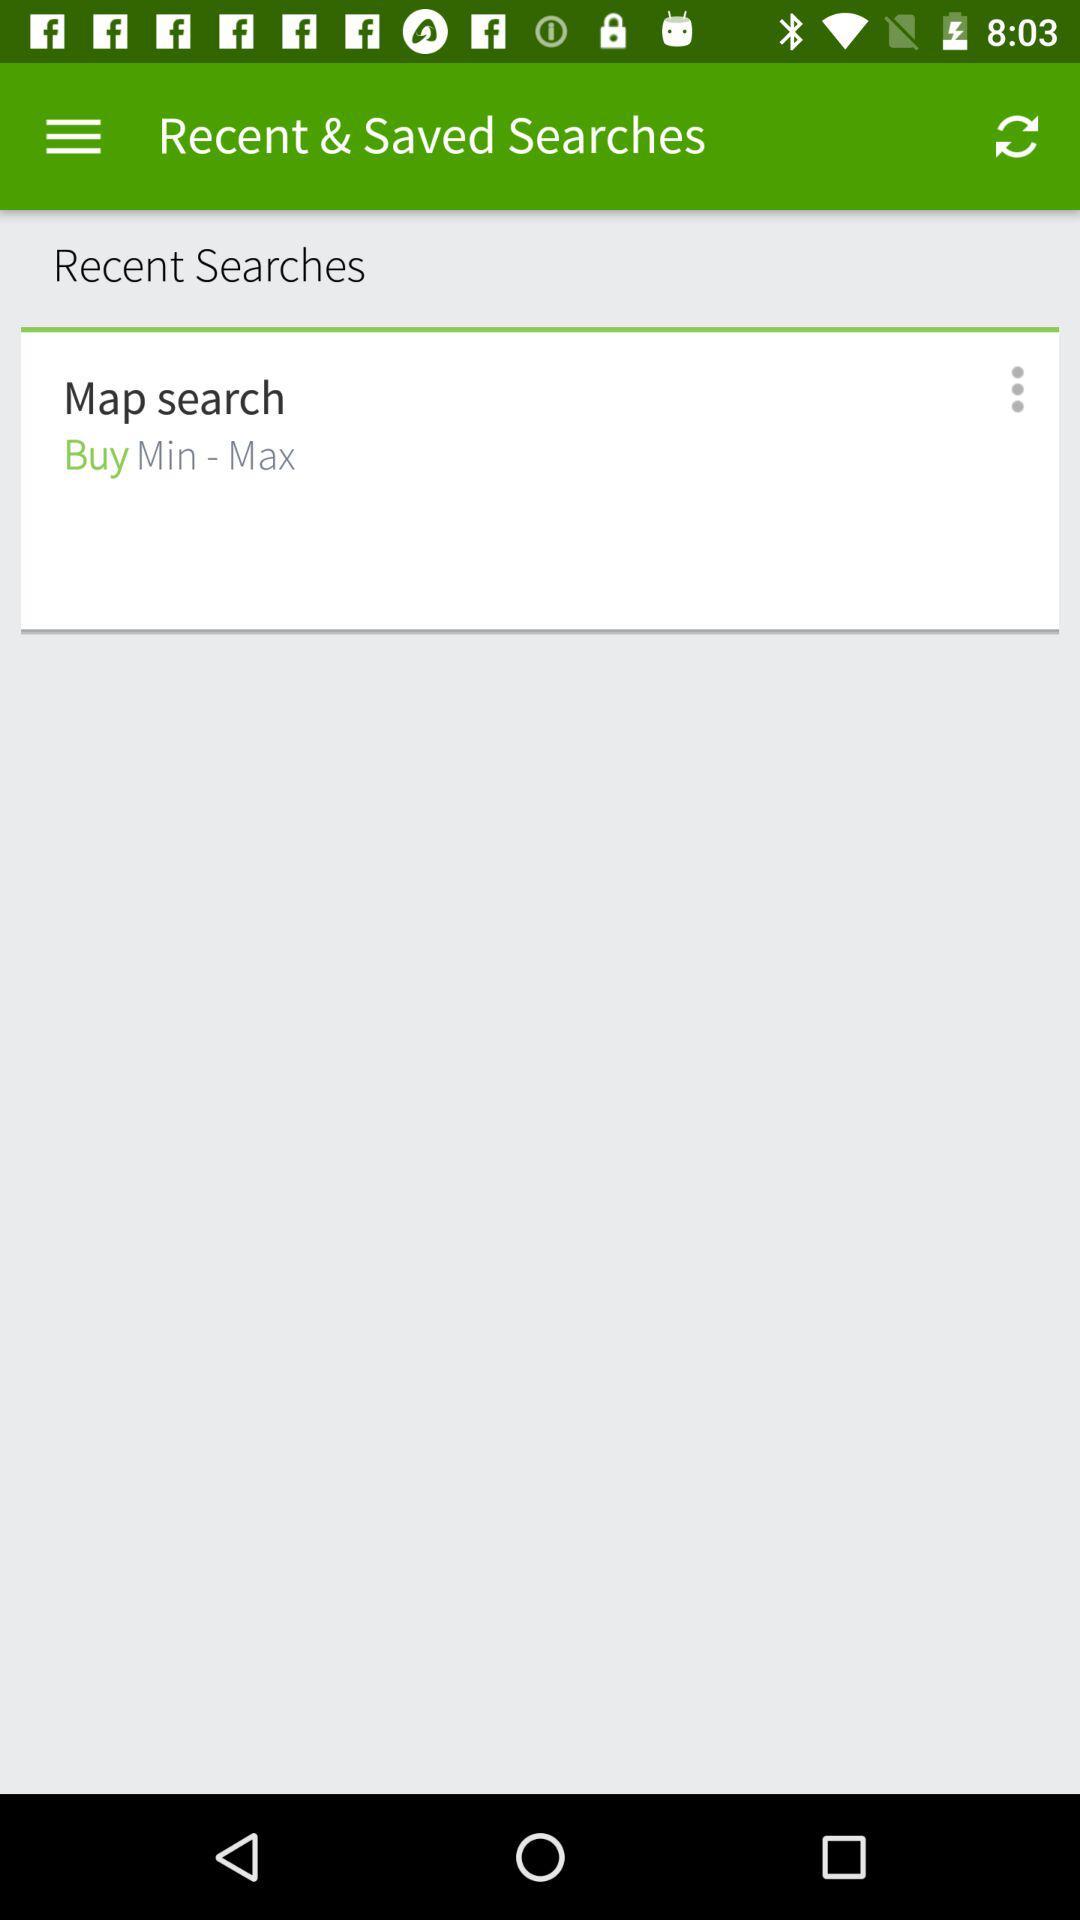 Image resolution: width=1080 pixels, height=1920 pixels. Describe the element at coordinates (995, 389) in the screenshot. I see `the item next to buy min - max icon` at that location.